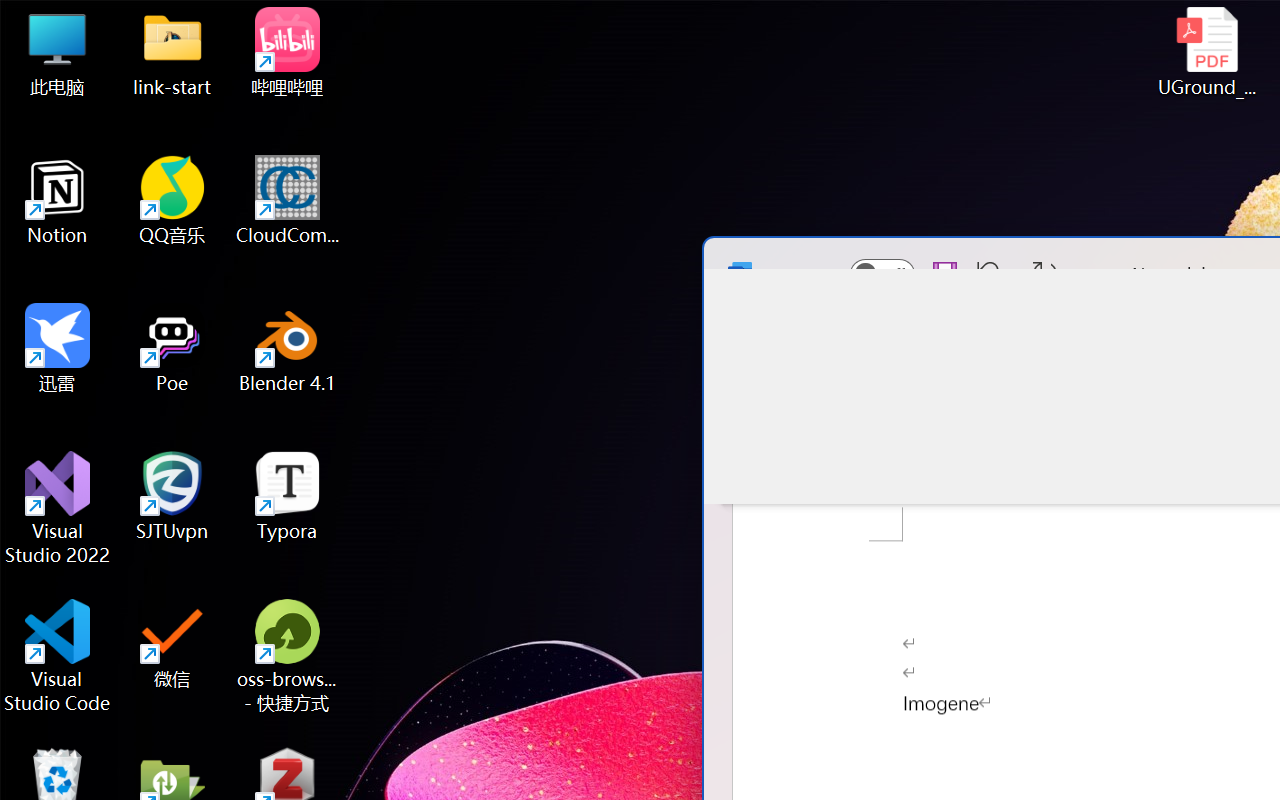 The height and width of the screenshot is (800, 1280). What do you see at coordinates (1206, 51) in the screenshot?
I see `'UGround_paper.pdf'` at bounding box center [1206, 51].